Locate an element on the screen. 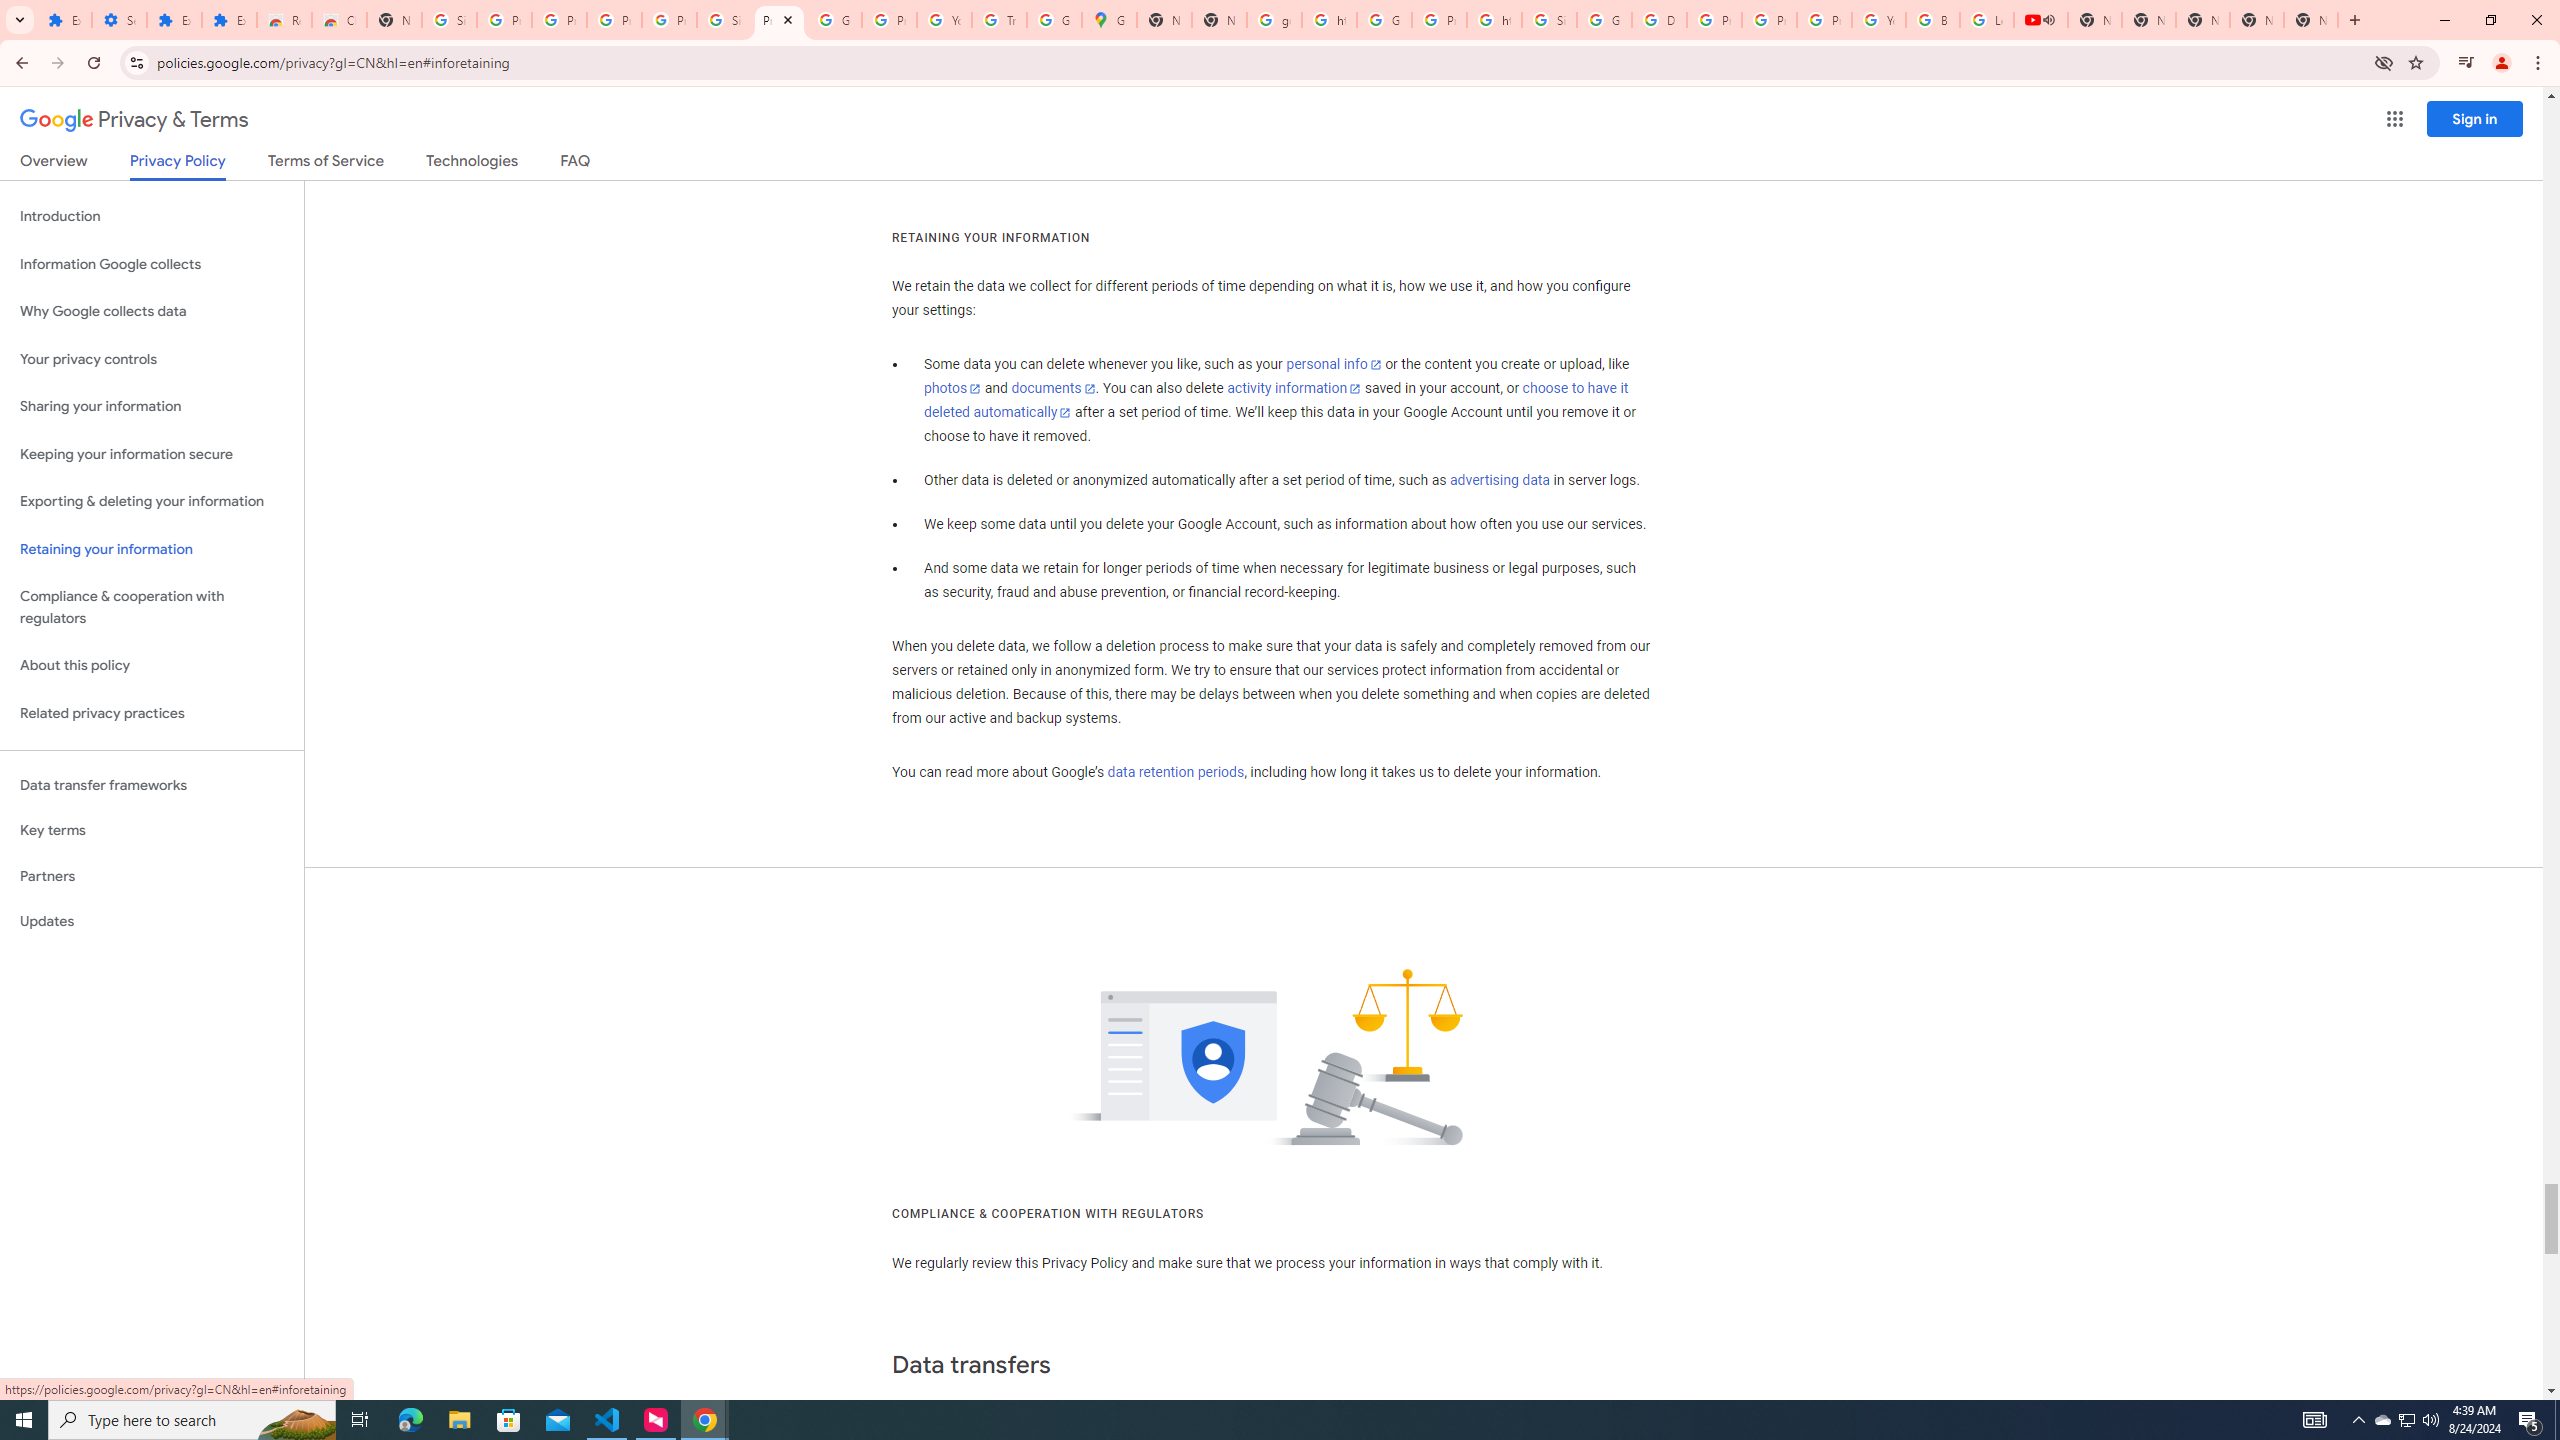  'Sharing your information' is located at coordinates (151, 405).